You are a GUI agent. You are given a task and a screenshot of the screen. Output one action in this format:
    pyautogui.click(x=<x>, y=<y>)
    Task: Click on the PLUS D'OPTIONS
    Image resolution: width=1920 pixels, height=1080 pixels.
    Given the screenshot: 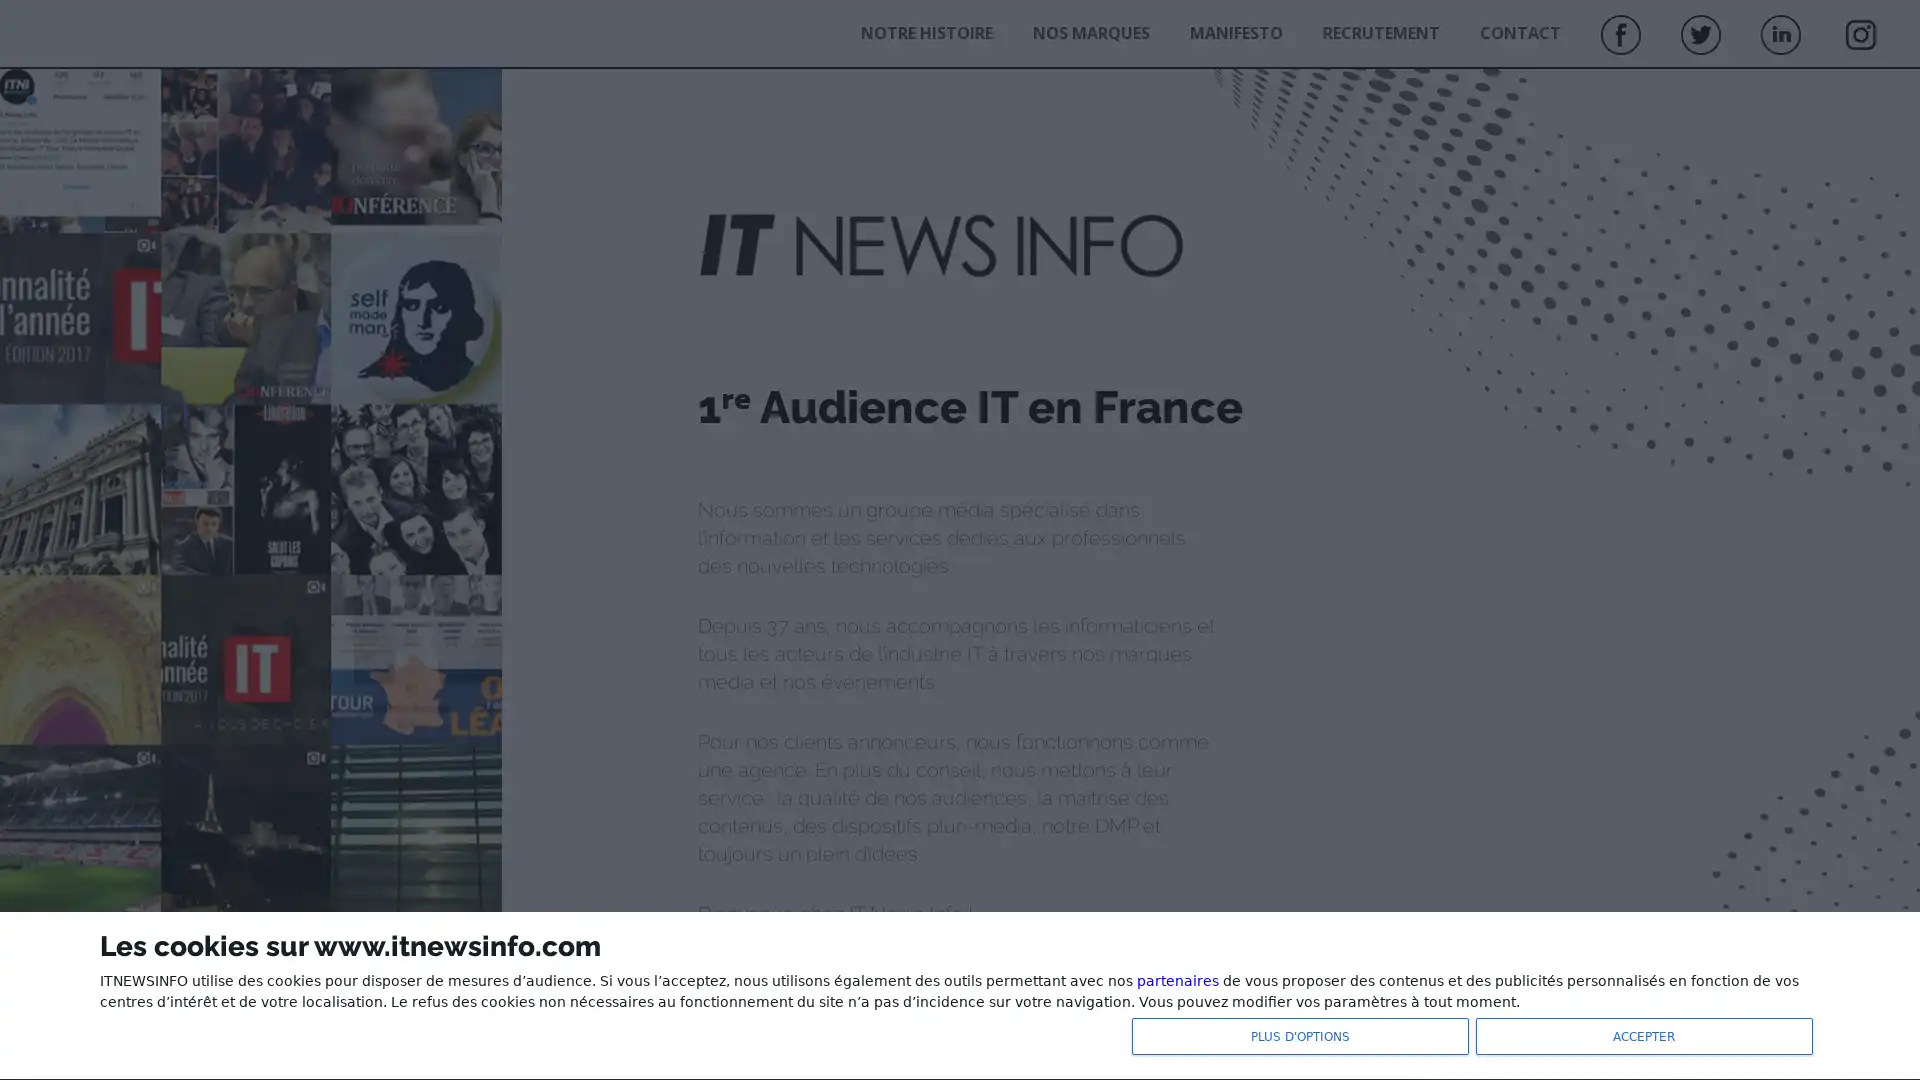 What is the action you would take?
    pyautogui.click(x=1296, y=1034)
    